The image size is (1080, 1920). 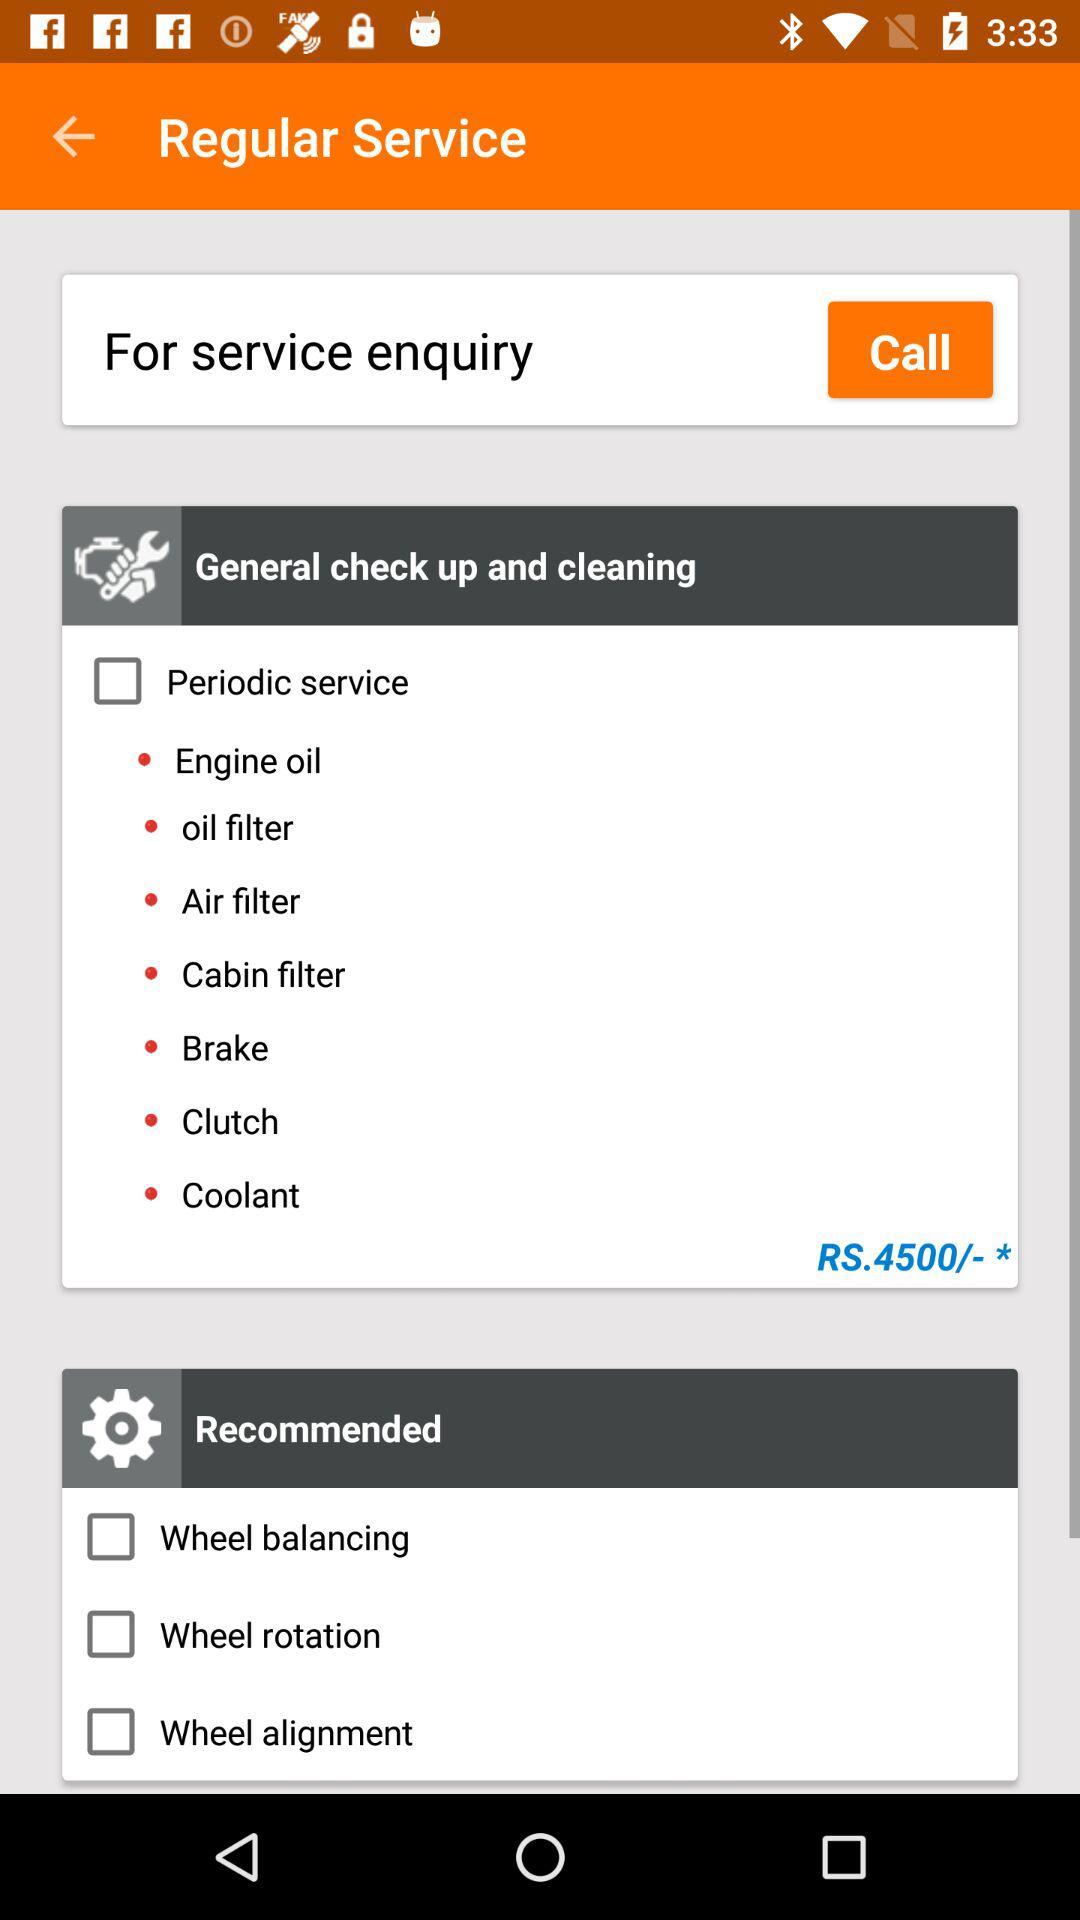 What do you see at coordinates (540, 1730) in the screenshot?
I see `wheel alignment` at bounding box center [540, 1730].